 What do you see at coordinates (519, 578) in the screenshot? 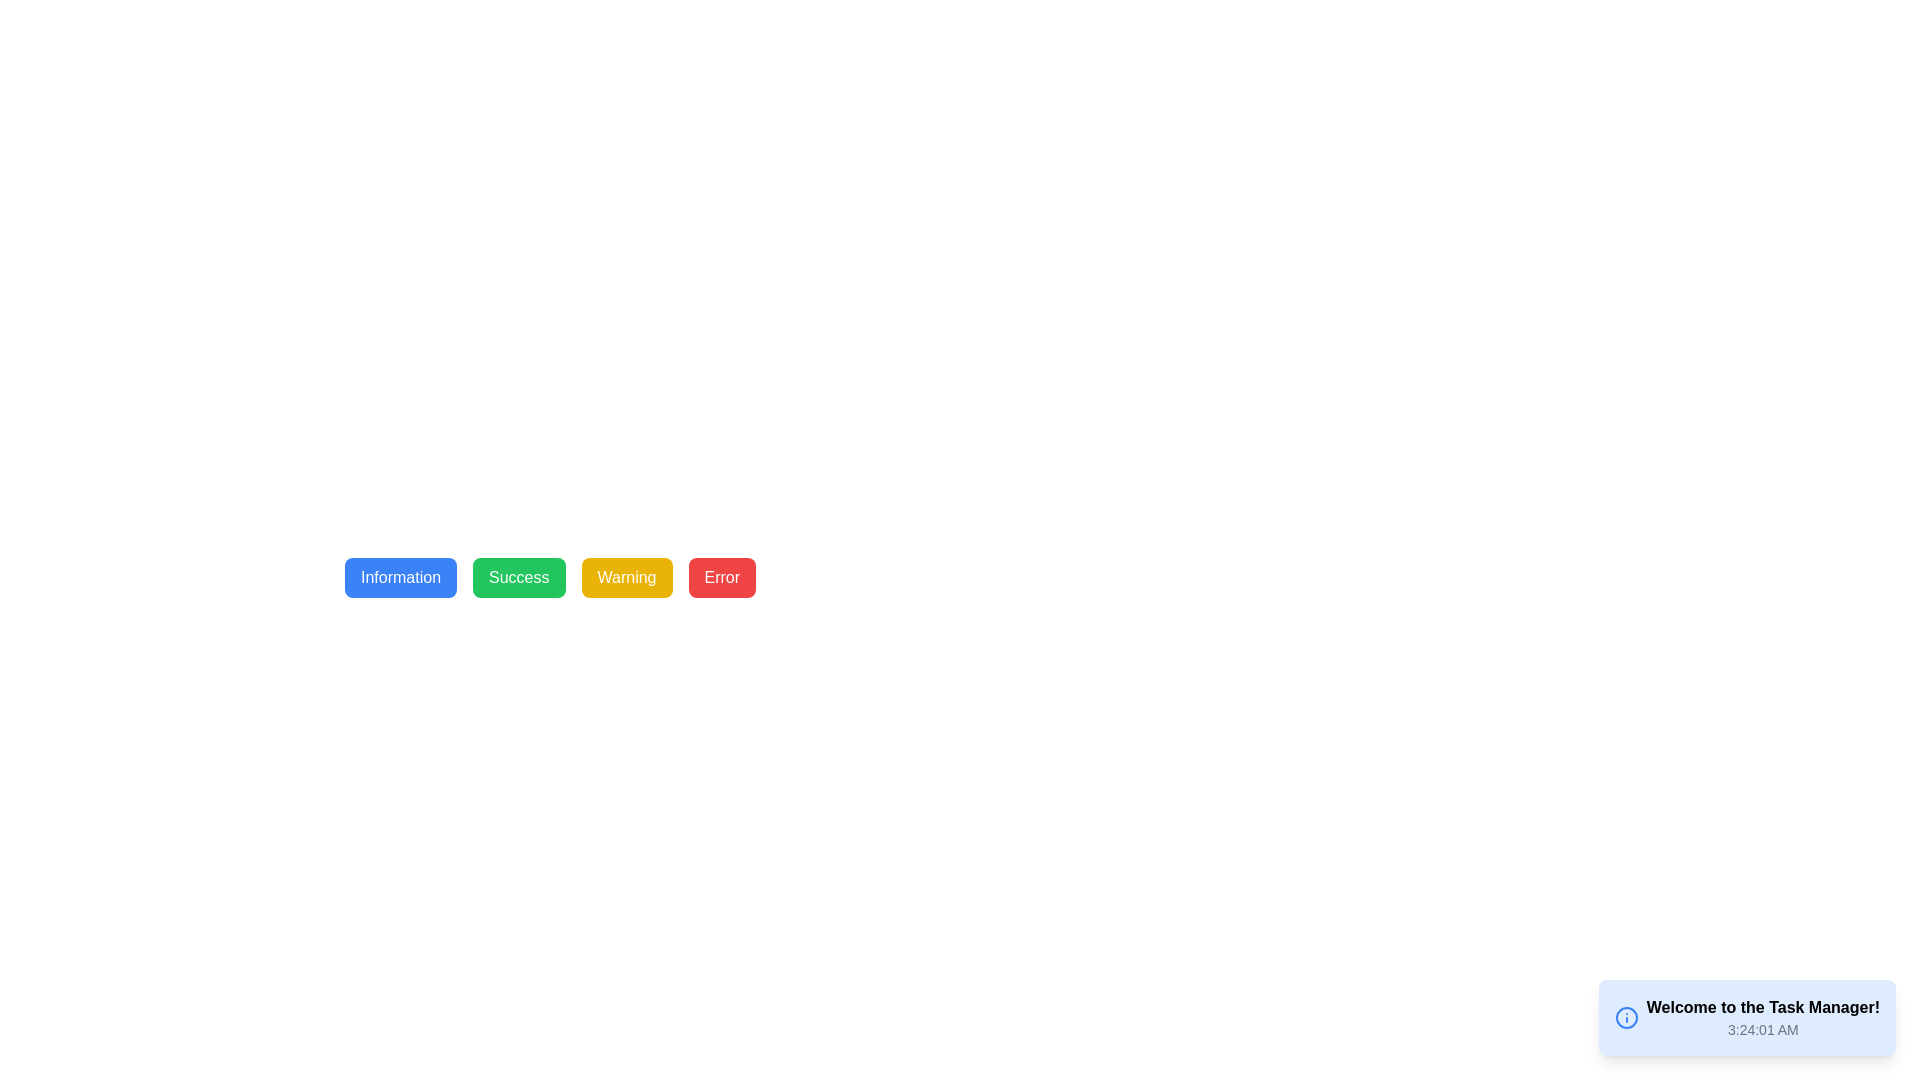
I see `the green 'Success' button with rounded corners` at bounding box center [519, 578].